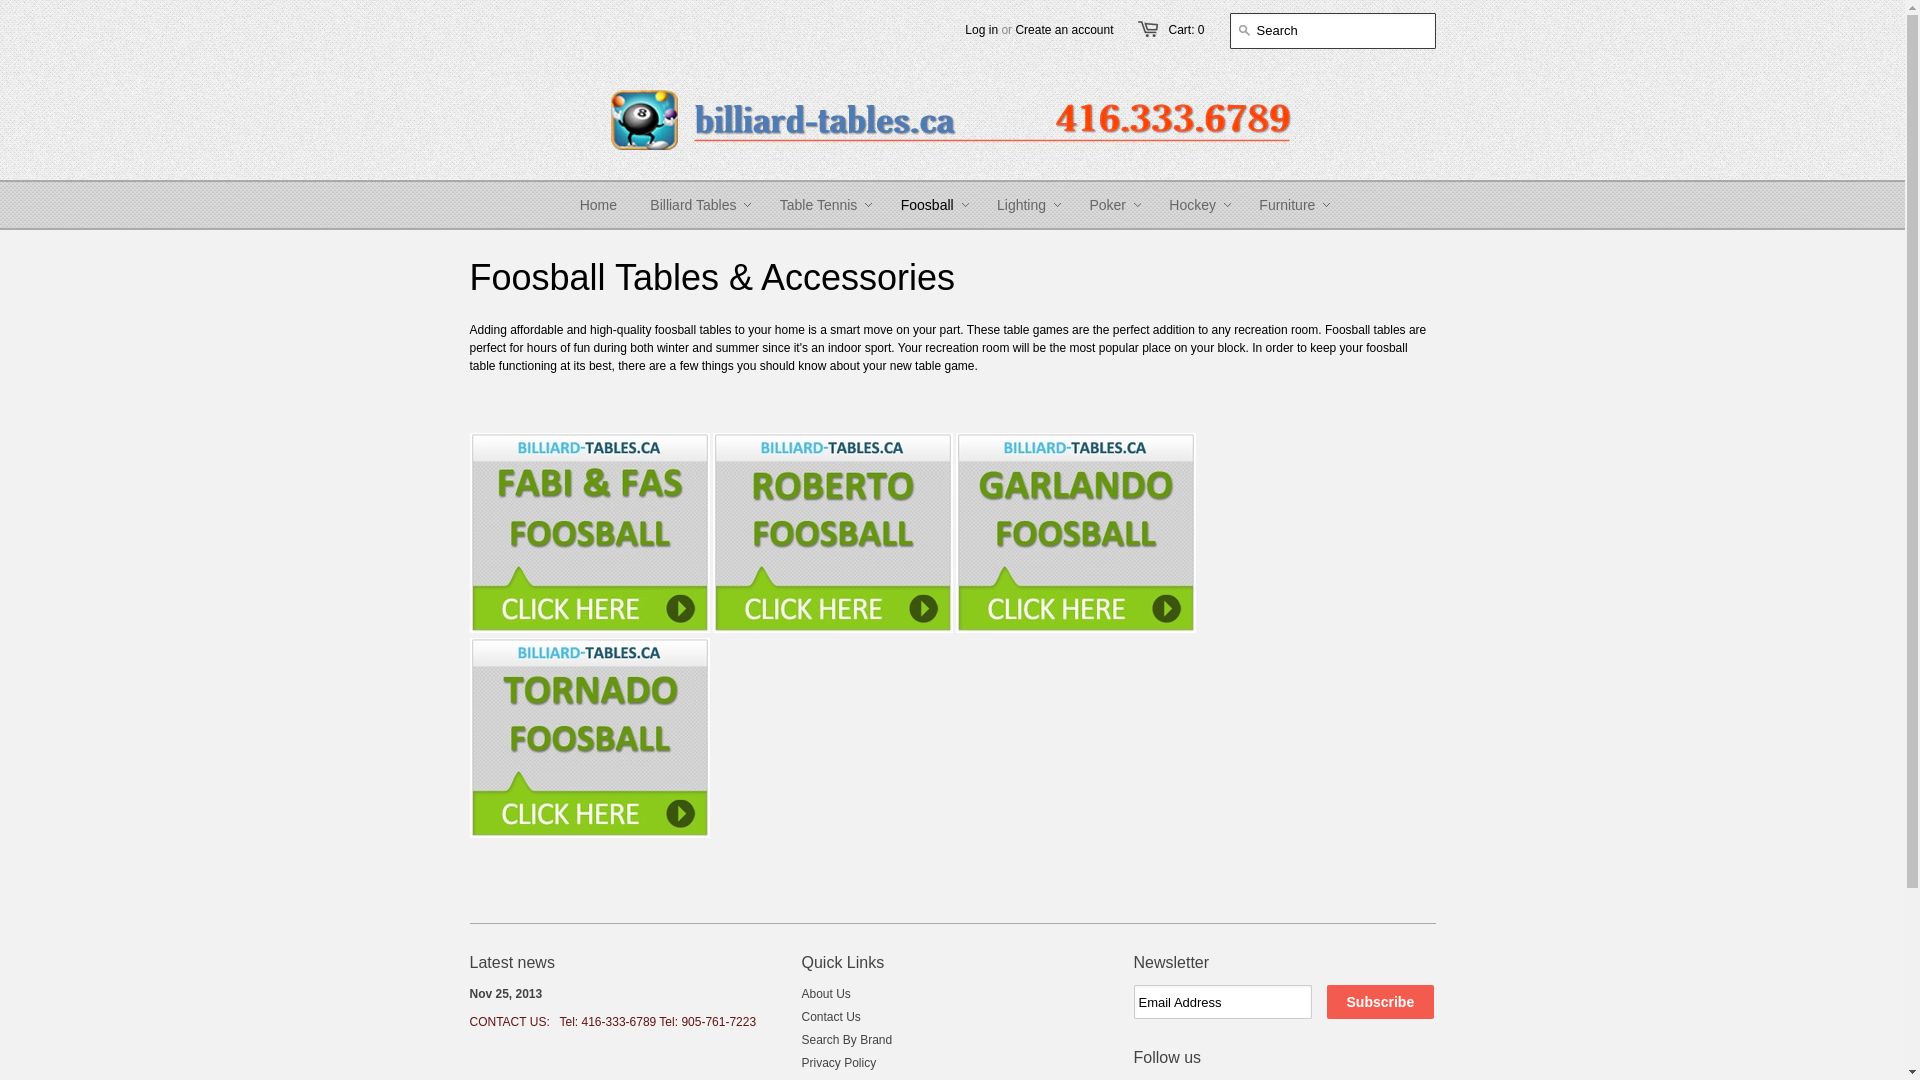 The width and height of the screenshot is (1920, 1080). I want to click on 'Create an account', so click(1014, 30).